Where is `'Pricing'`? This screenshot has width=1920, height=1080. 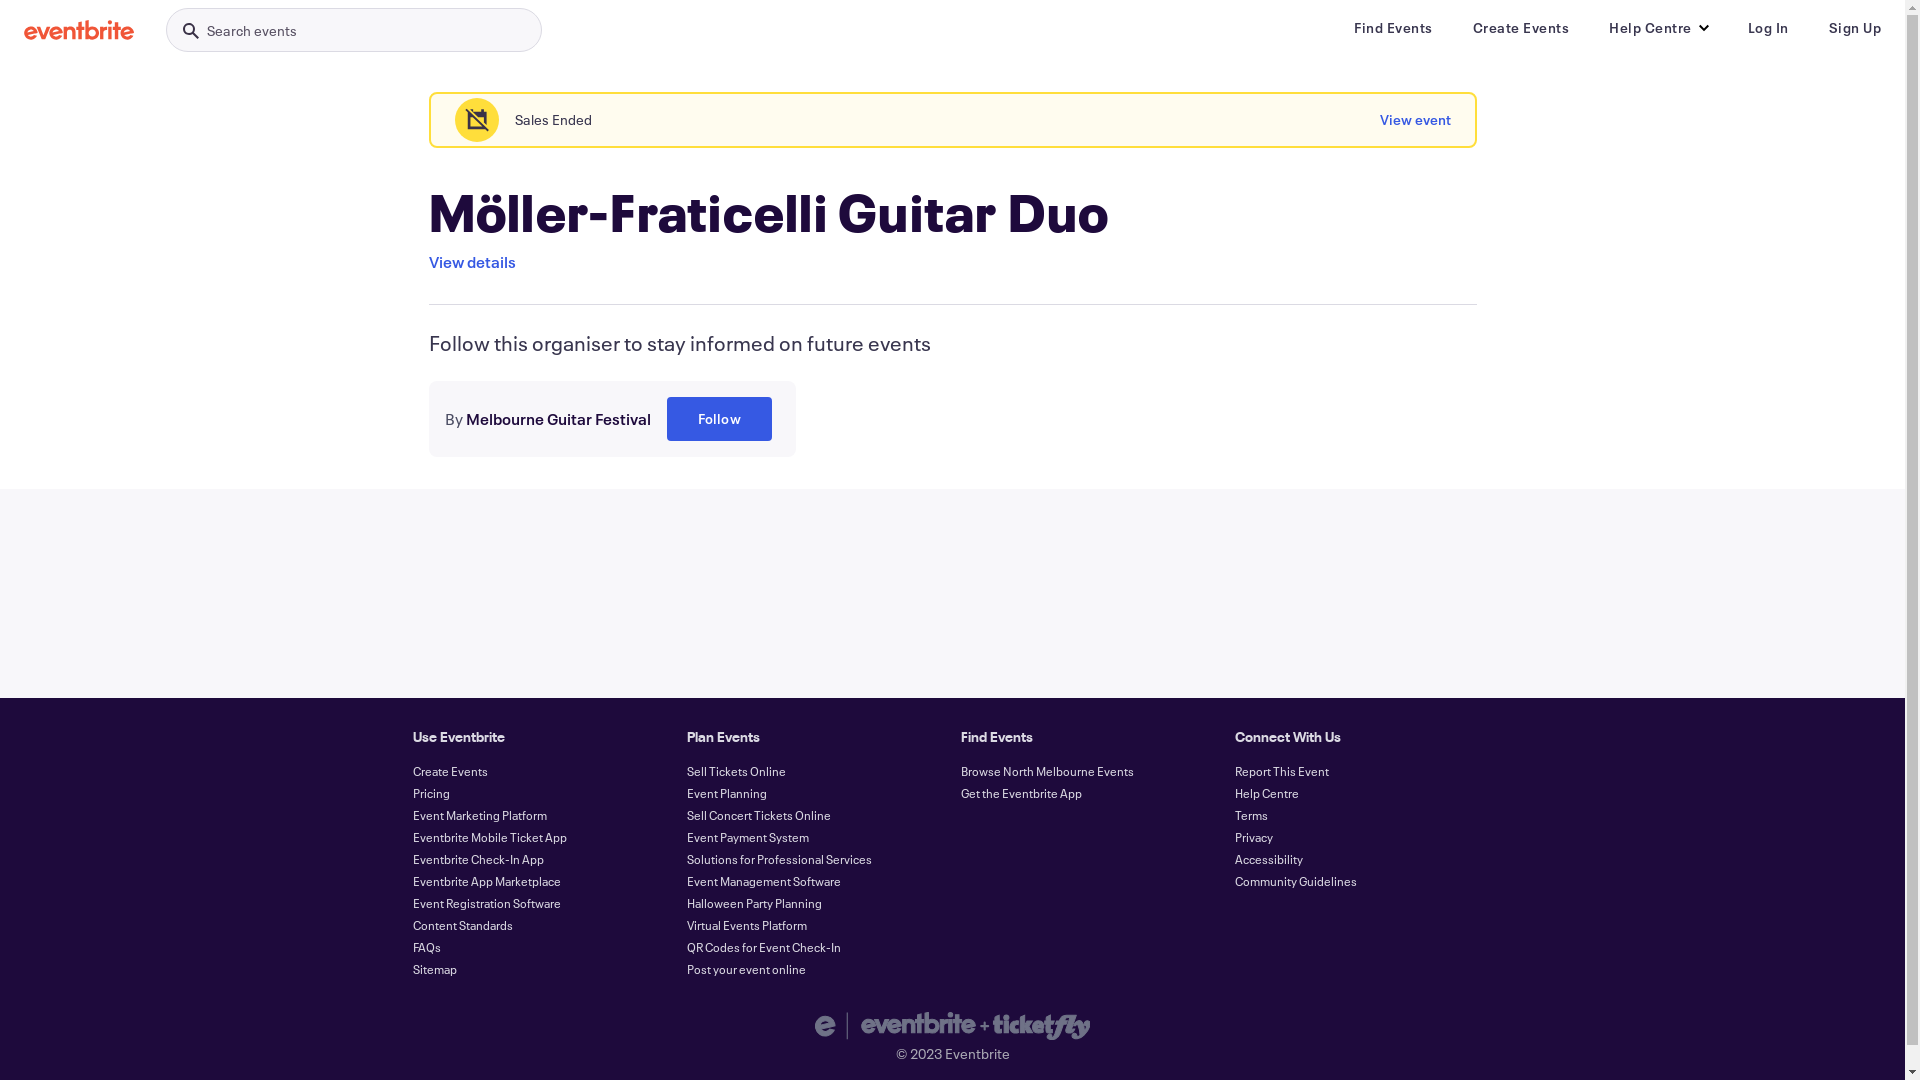
'Pricing' is located at coordinates (429, 792).